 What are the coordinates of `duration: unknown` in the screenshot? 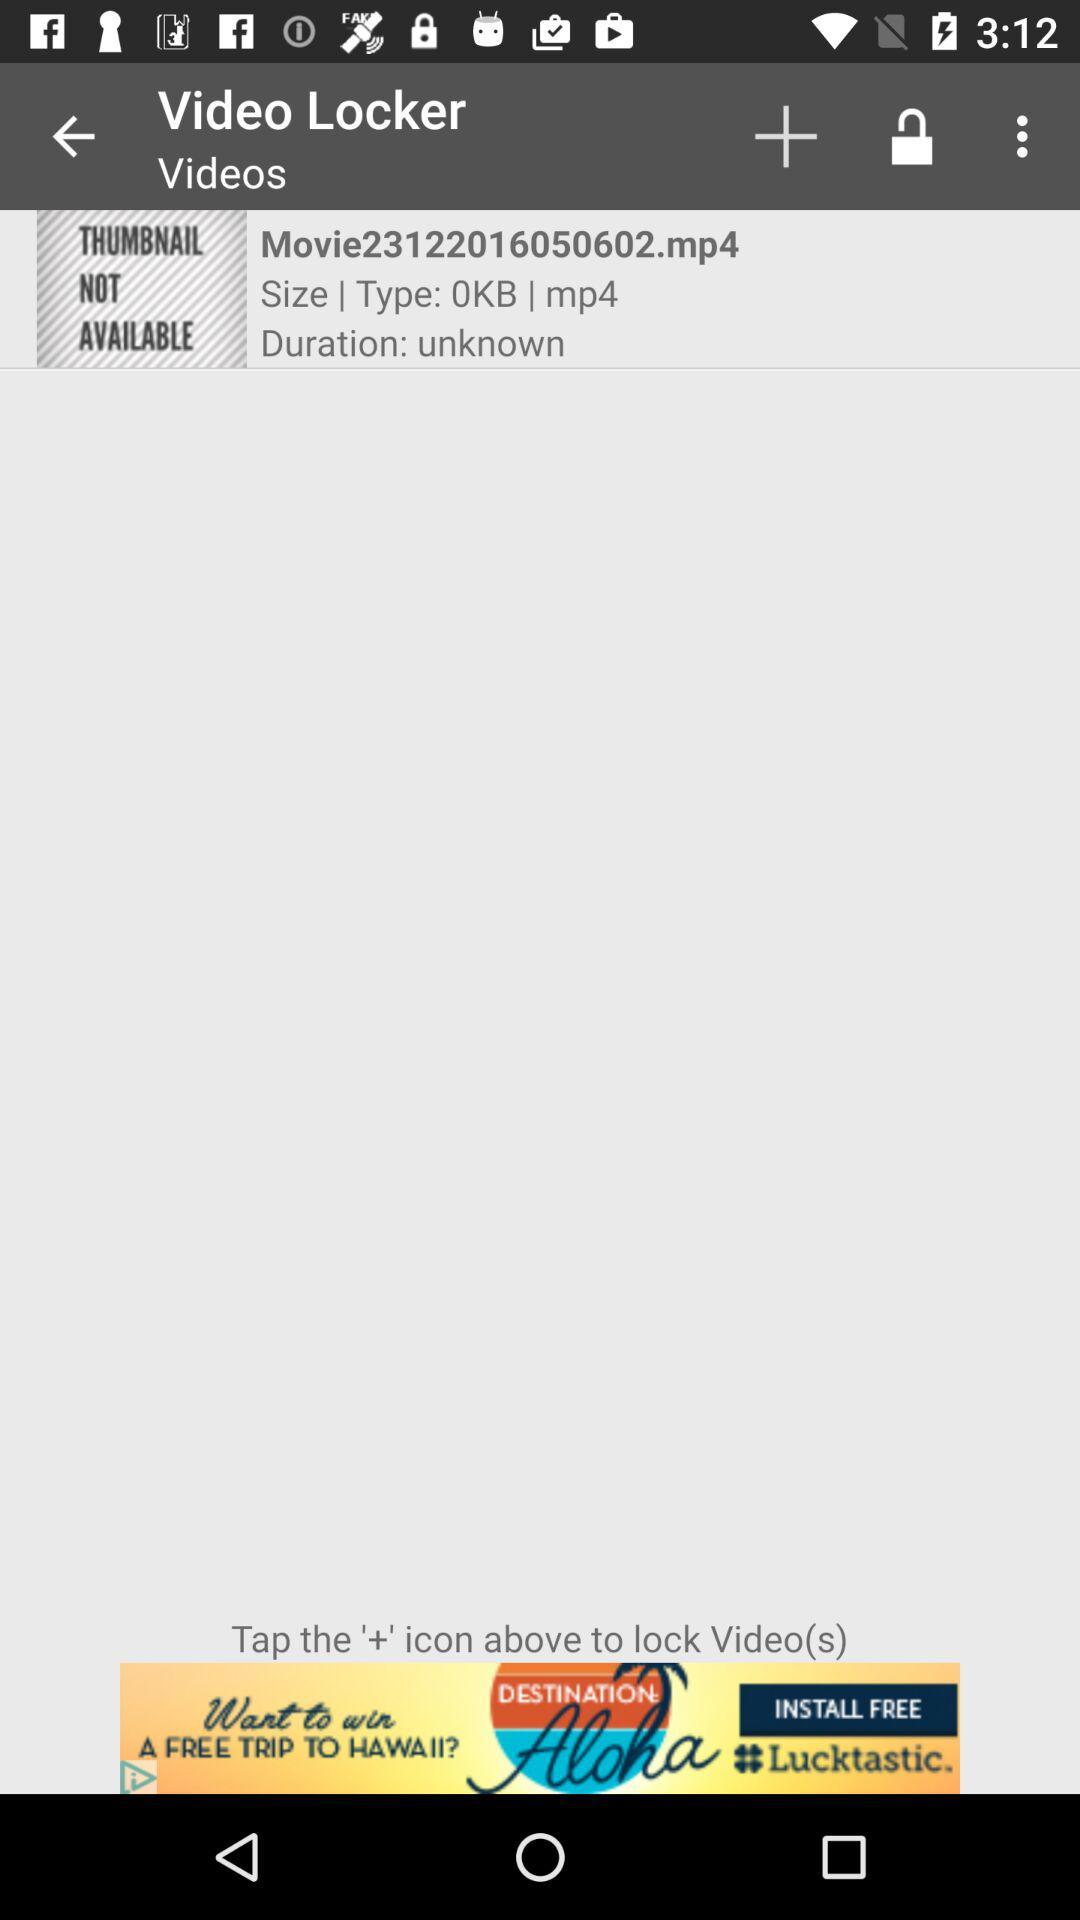 It's located at (411, 341).